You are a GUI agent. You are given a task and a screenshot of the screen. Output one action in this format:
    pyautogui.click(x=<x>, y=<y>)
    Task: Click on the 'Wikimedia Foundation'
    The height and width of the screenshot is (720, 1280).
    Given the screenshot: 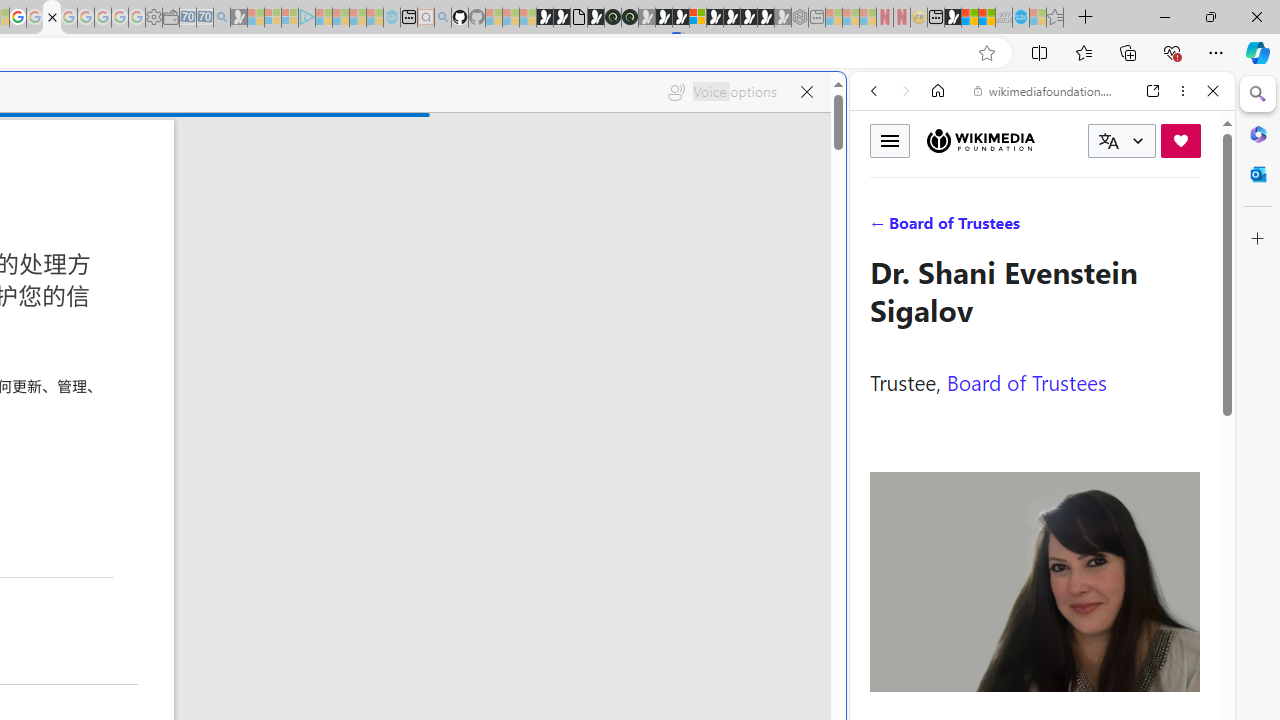 What is the action you would take?
    pyautogui.click(x=980, y=140)
    